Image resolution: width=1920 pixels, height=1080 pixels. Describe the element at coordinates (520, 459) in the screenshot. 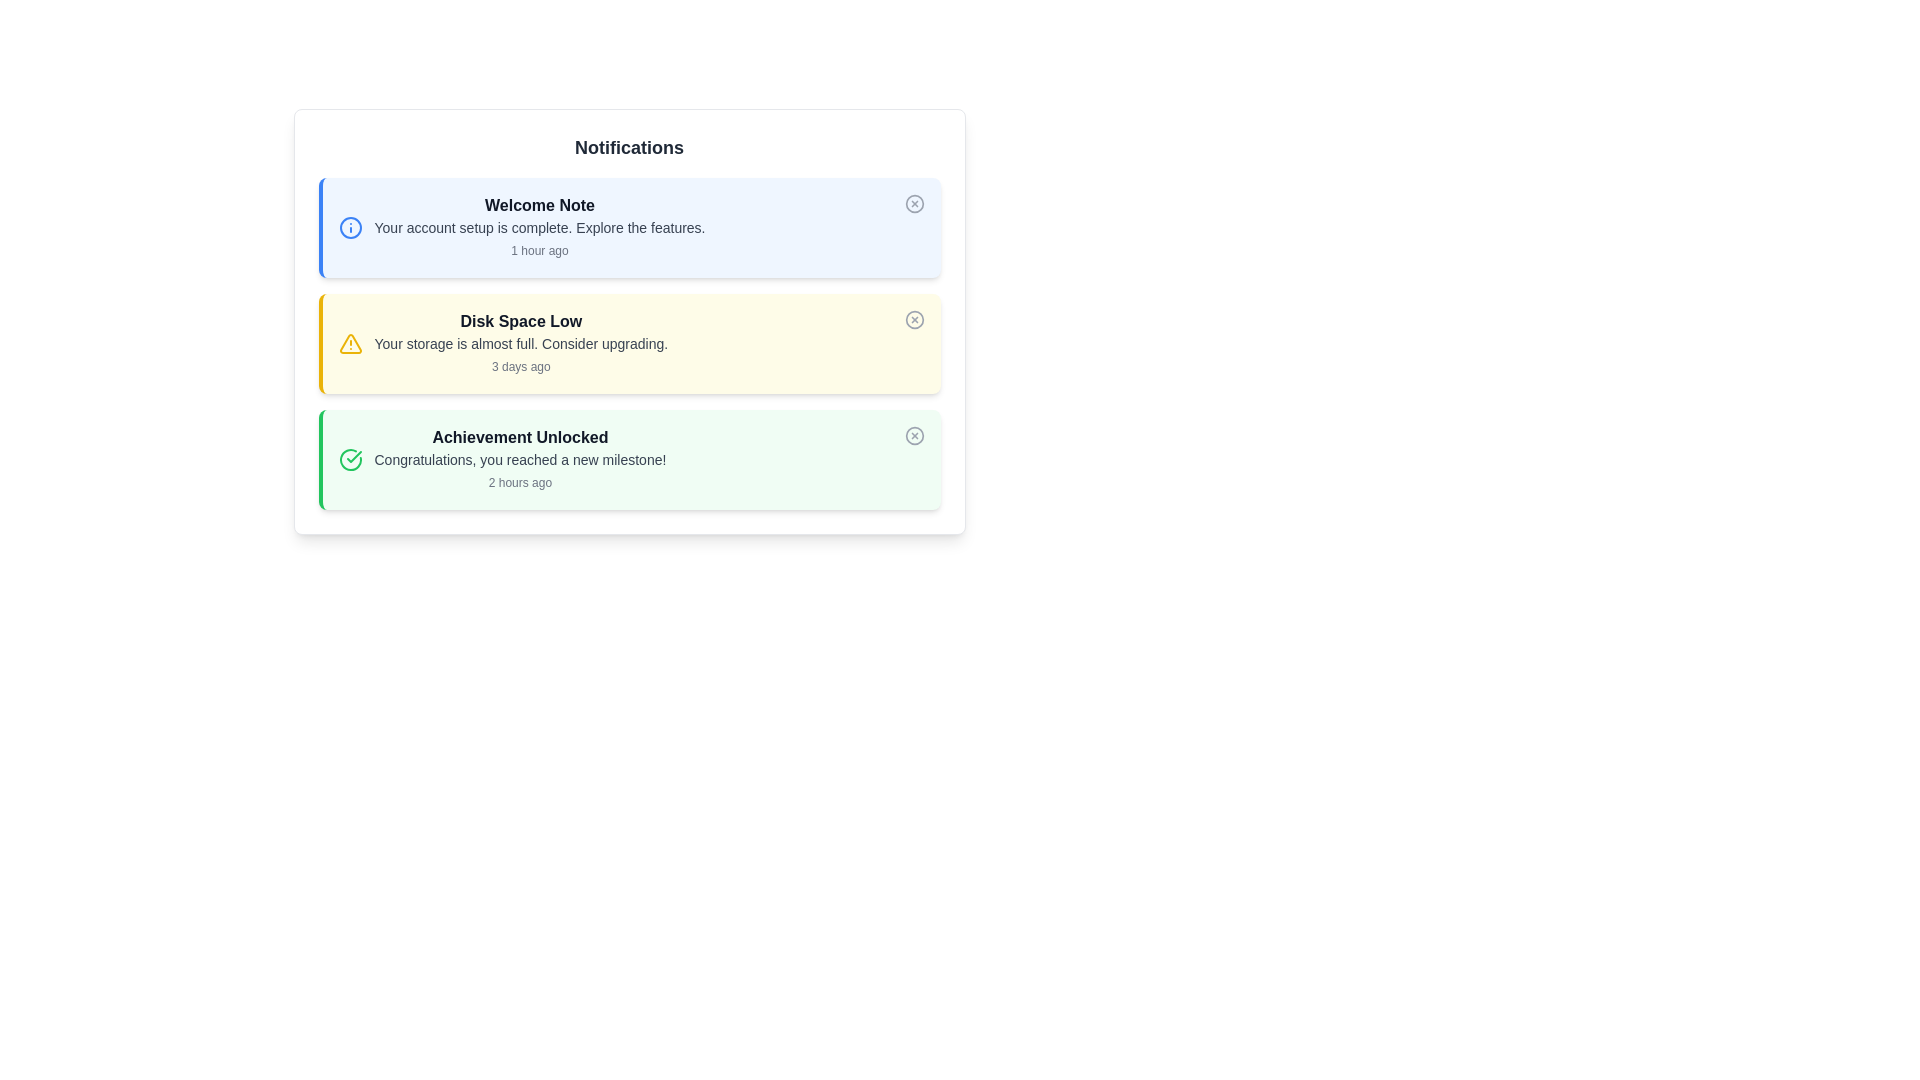

I see `the text label that reads 'Congratulations, you reached a new milestone!' which is styled with a gray font color and is centered within a lightly green background section` at that location.